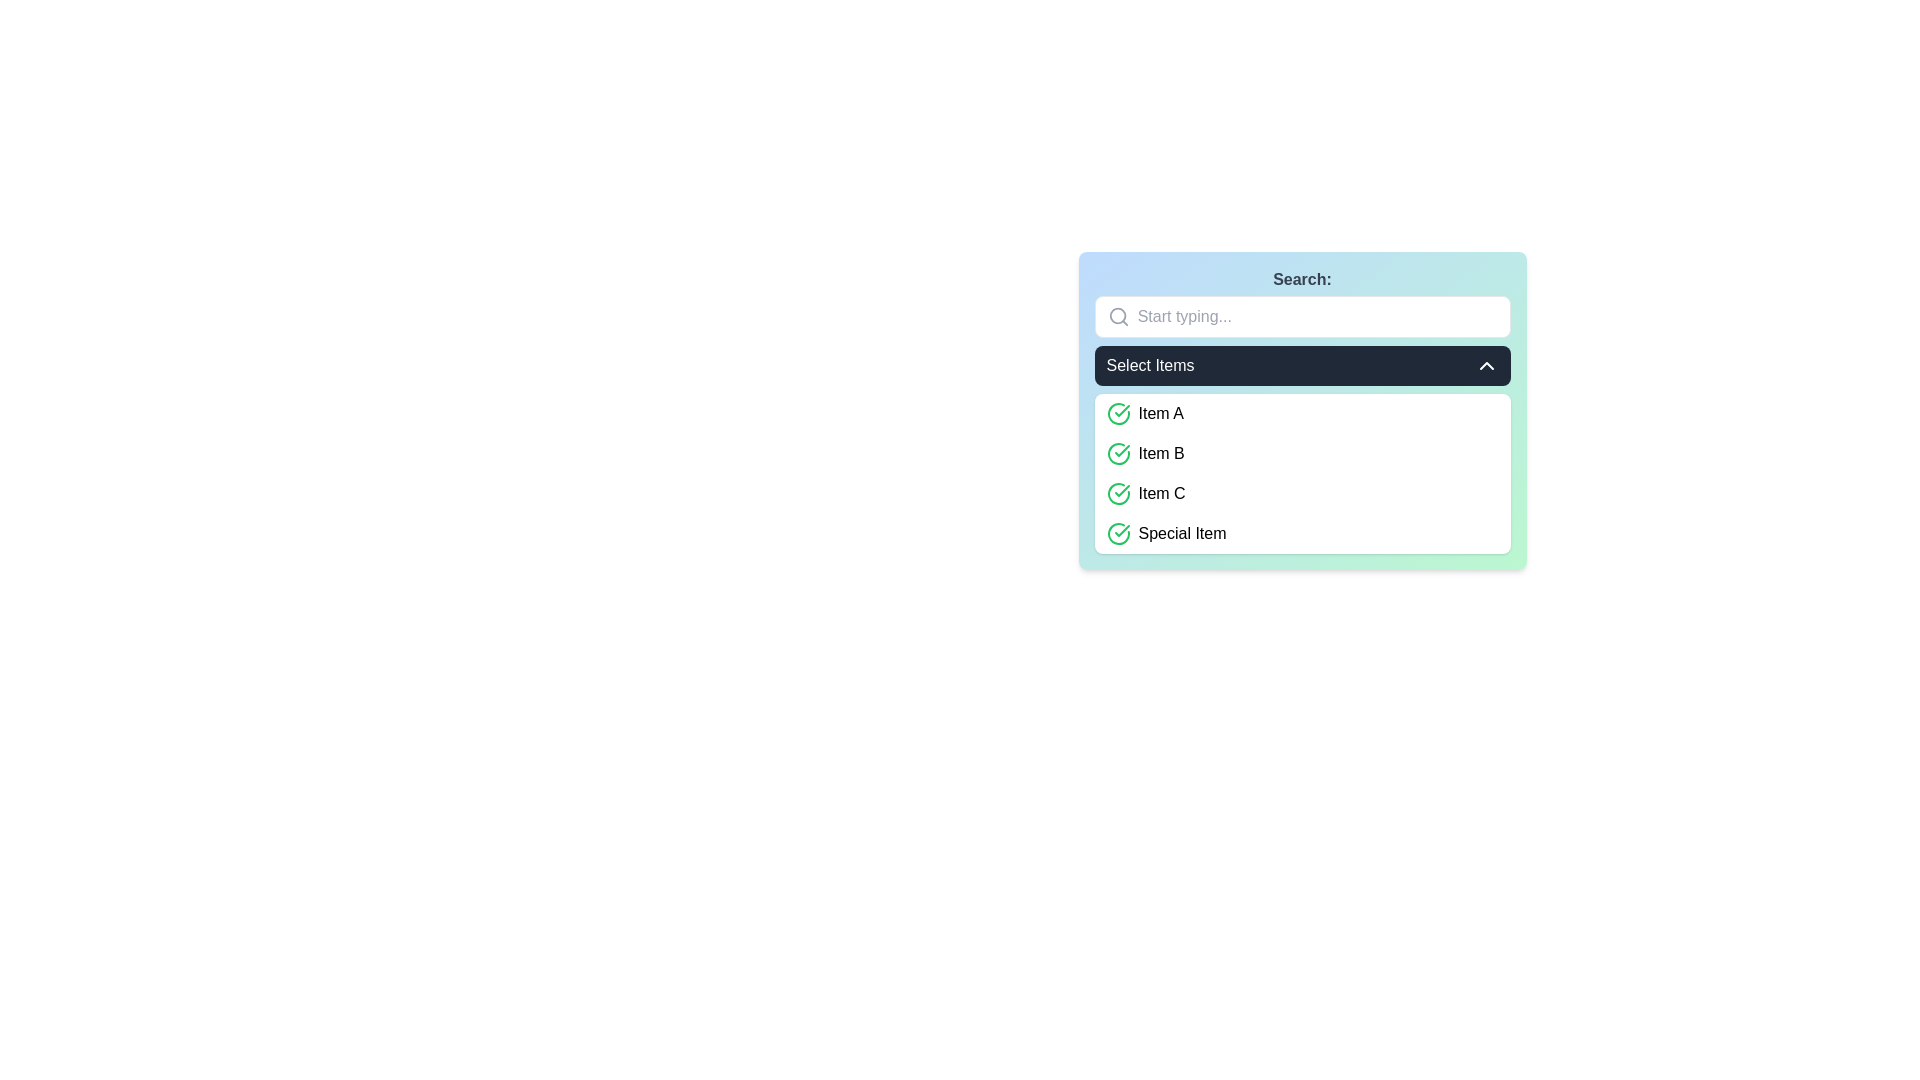  What do you see at coordinates (1117, 412) in the screenshot?
I see `graphical indicator that denotes the status of 'Item C', located adjacent and to the left of 'Item C'` at bounding box center [1117, 412].